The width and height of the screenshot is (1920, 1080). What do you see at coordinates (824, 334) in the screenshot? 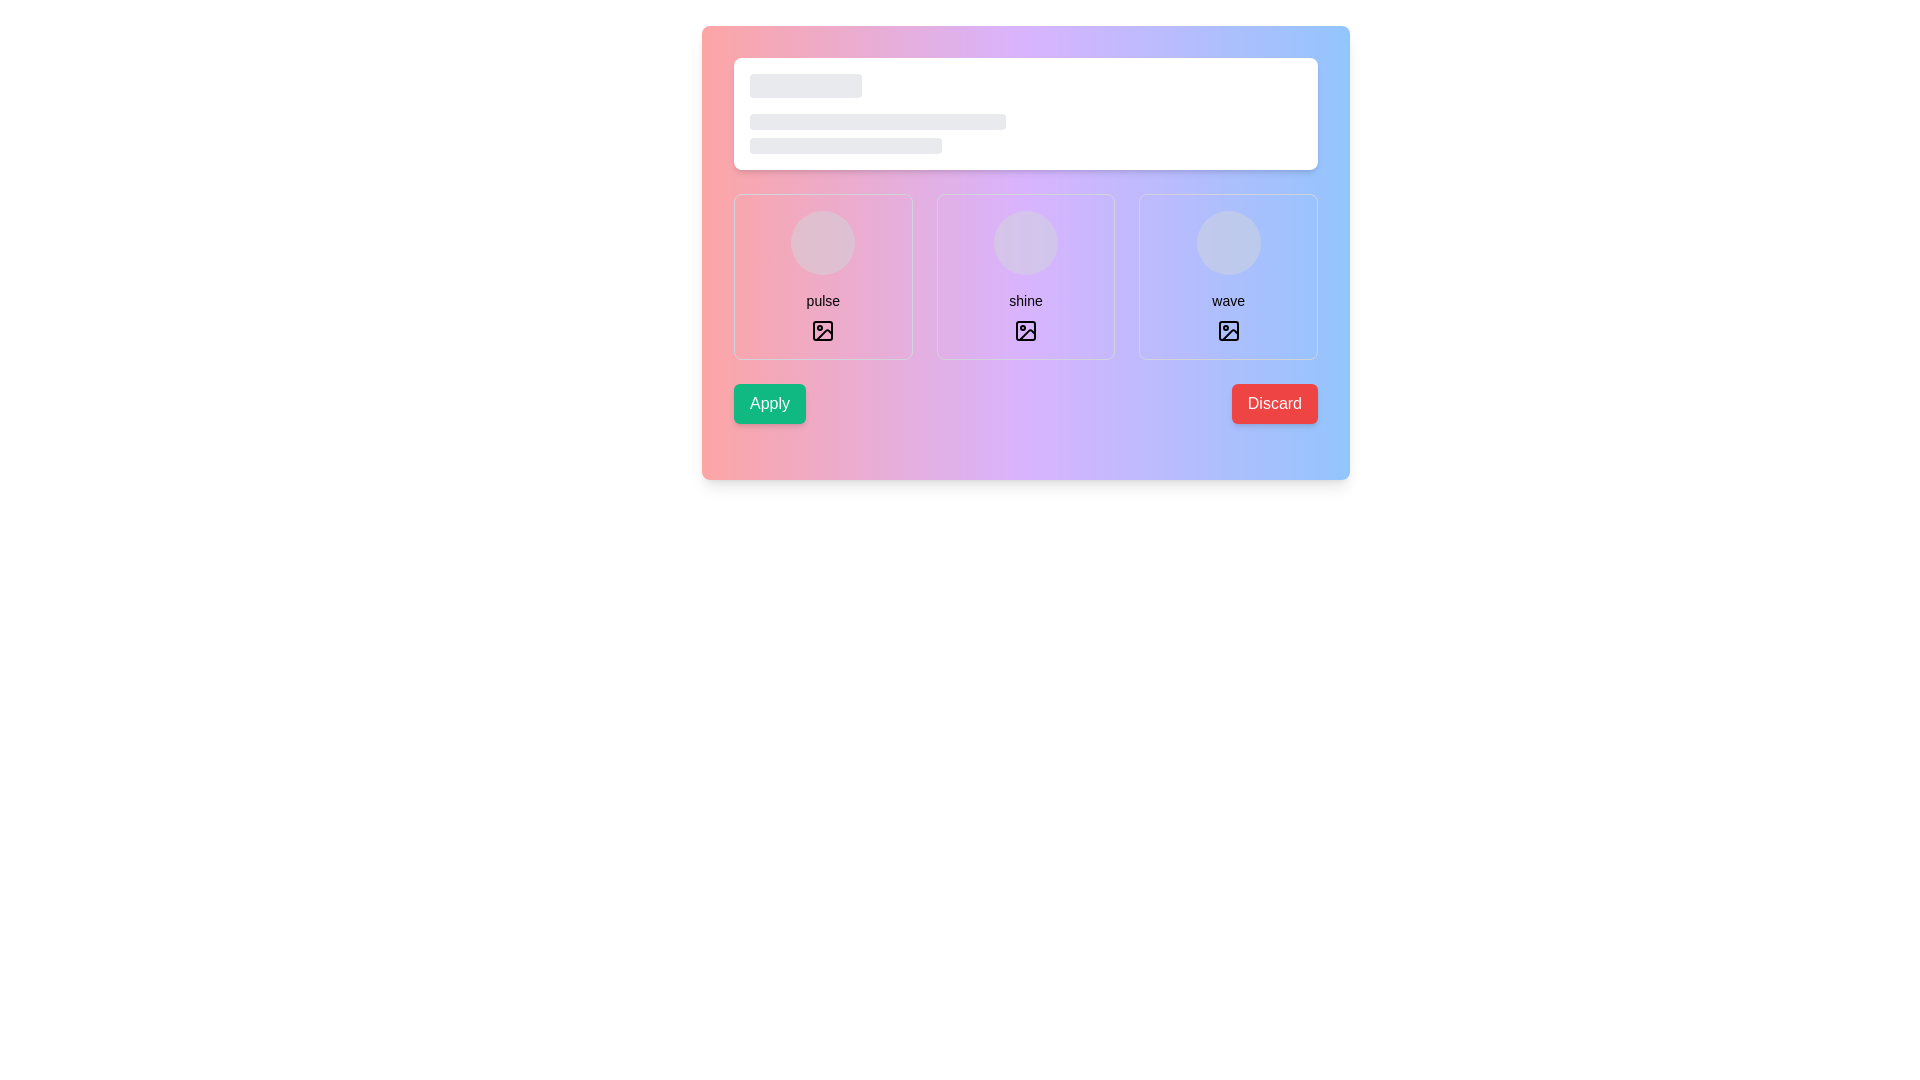
I see `the icon resembling a photograph with a diagonal line crossing through it, located beneath the text label 'pulse' in the first card of a three-card layout` at bounding box center [824, 334].